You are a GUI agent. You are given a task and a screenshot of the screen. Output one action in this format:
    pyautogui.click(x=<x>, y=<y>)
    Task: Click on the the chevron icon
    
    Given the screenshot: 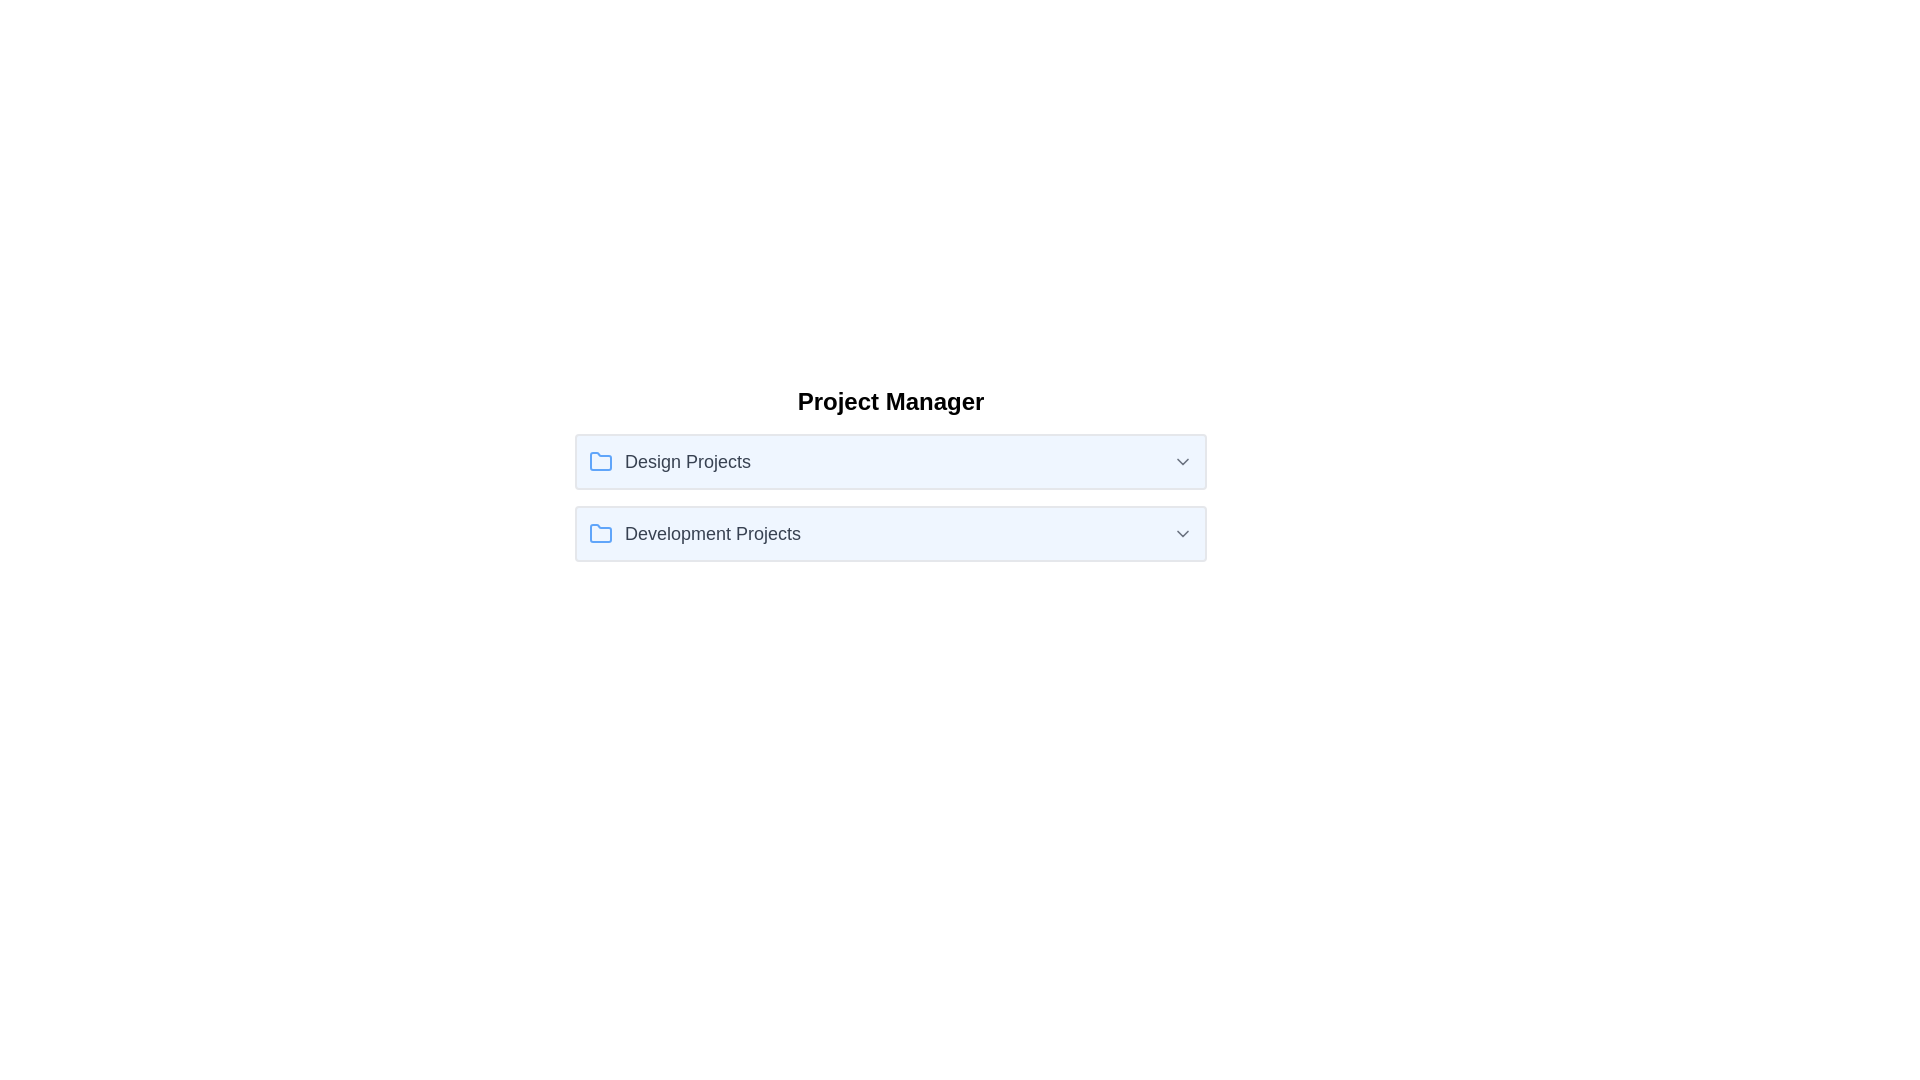 What is the action you would take?
    pyautogui.click(x=1182, y=532)
    